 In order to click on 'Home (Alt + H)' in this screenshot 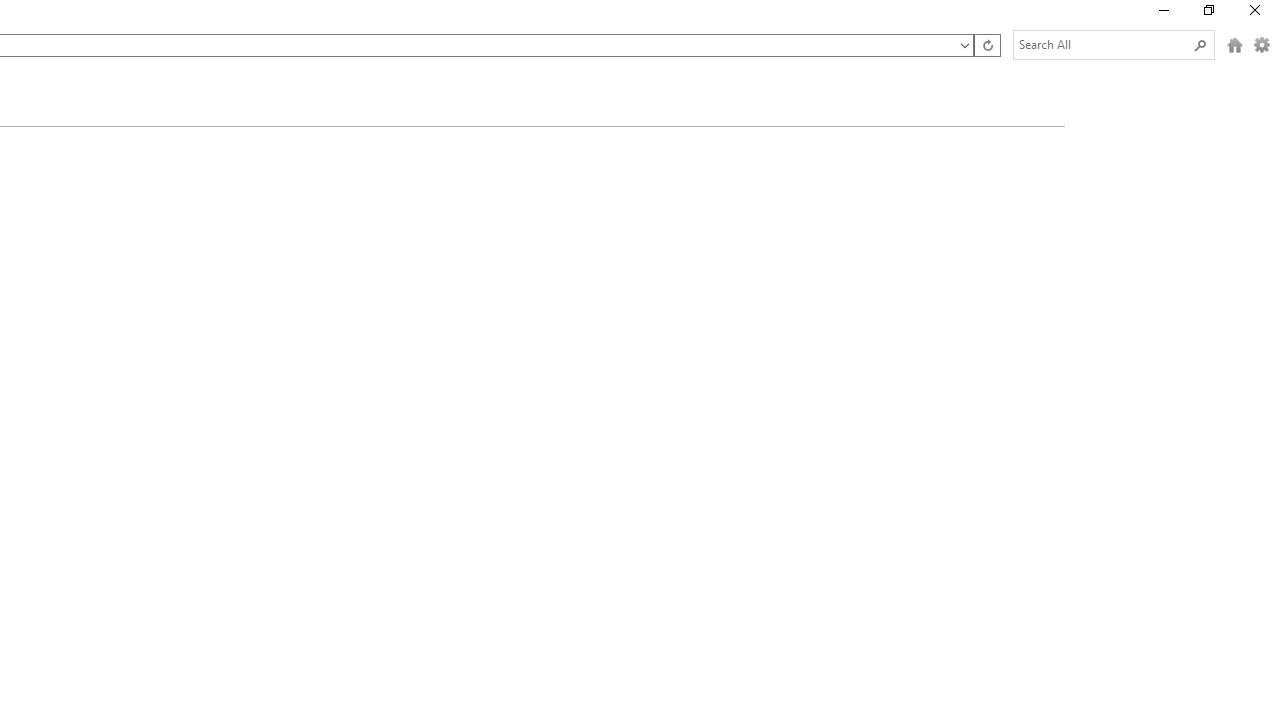, I will do `click(1234, 45)`.